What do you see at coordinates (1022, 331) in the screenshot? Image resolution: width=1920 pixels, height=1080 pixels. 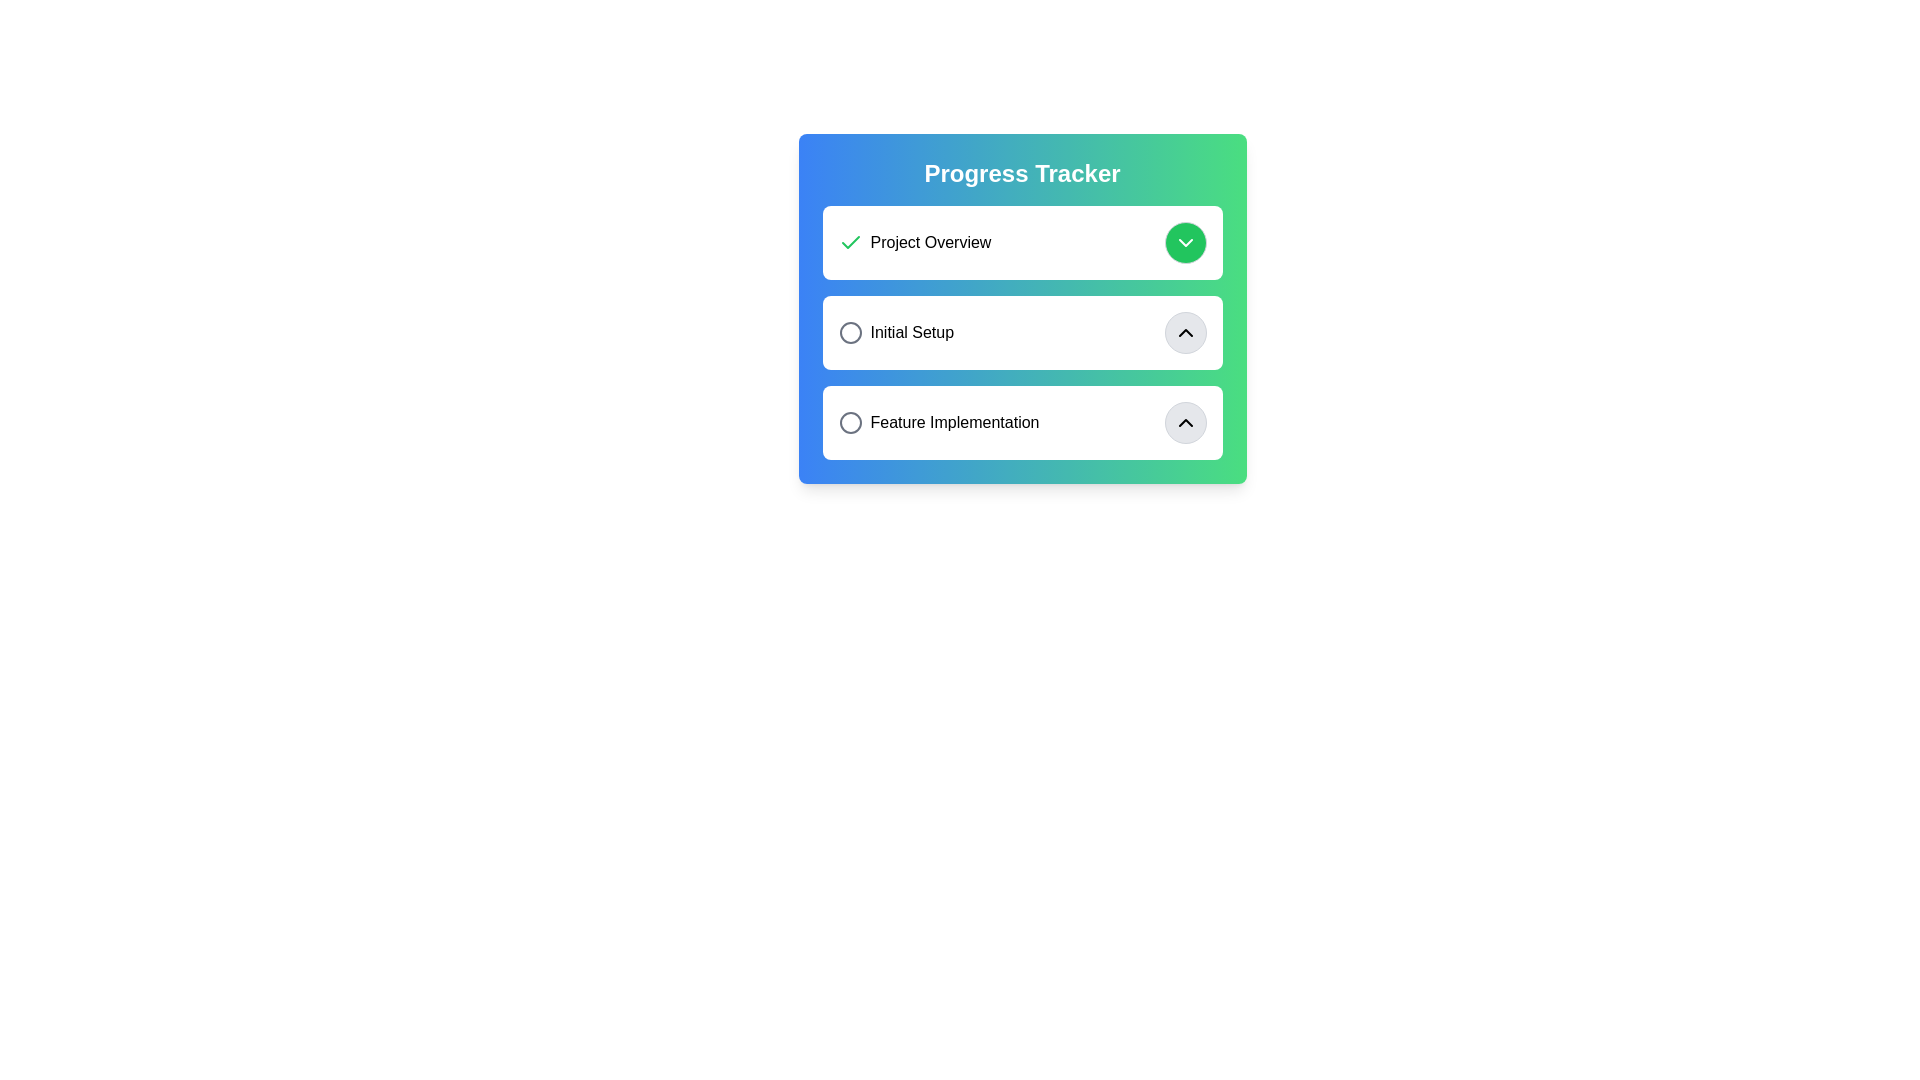 I see `the 'Initial Setup' step in the progress tracker interface` at bounding box center [1022, 331].